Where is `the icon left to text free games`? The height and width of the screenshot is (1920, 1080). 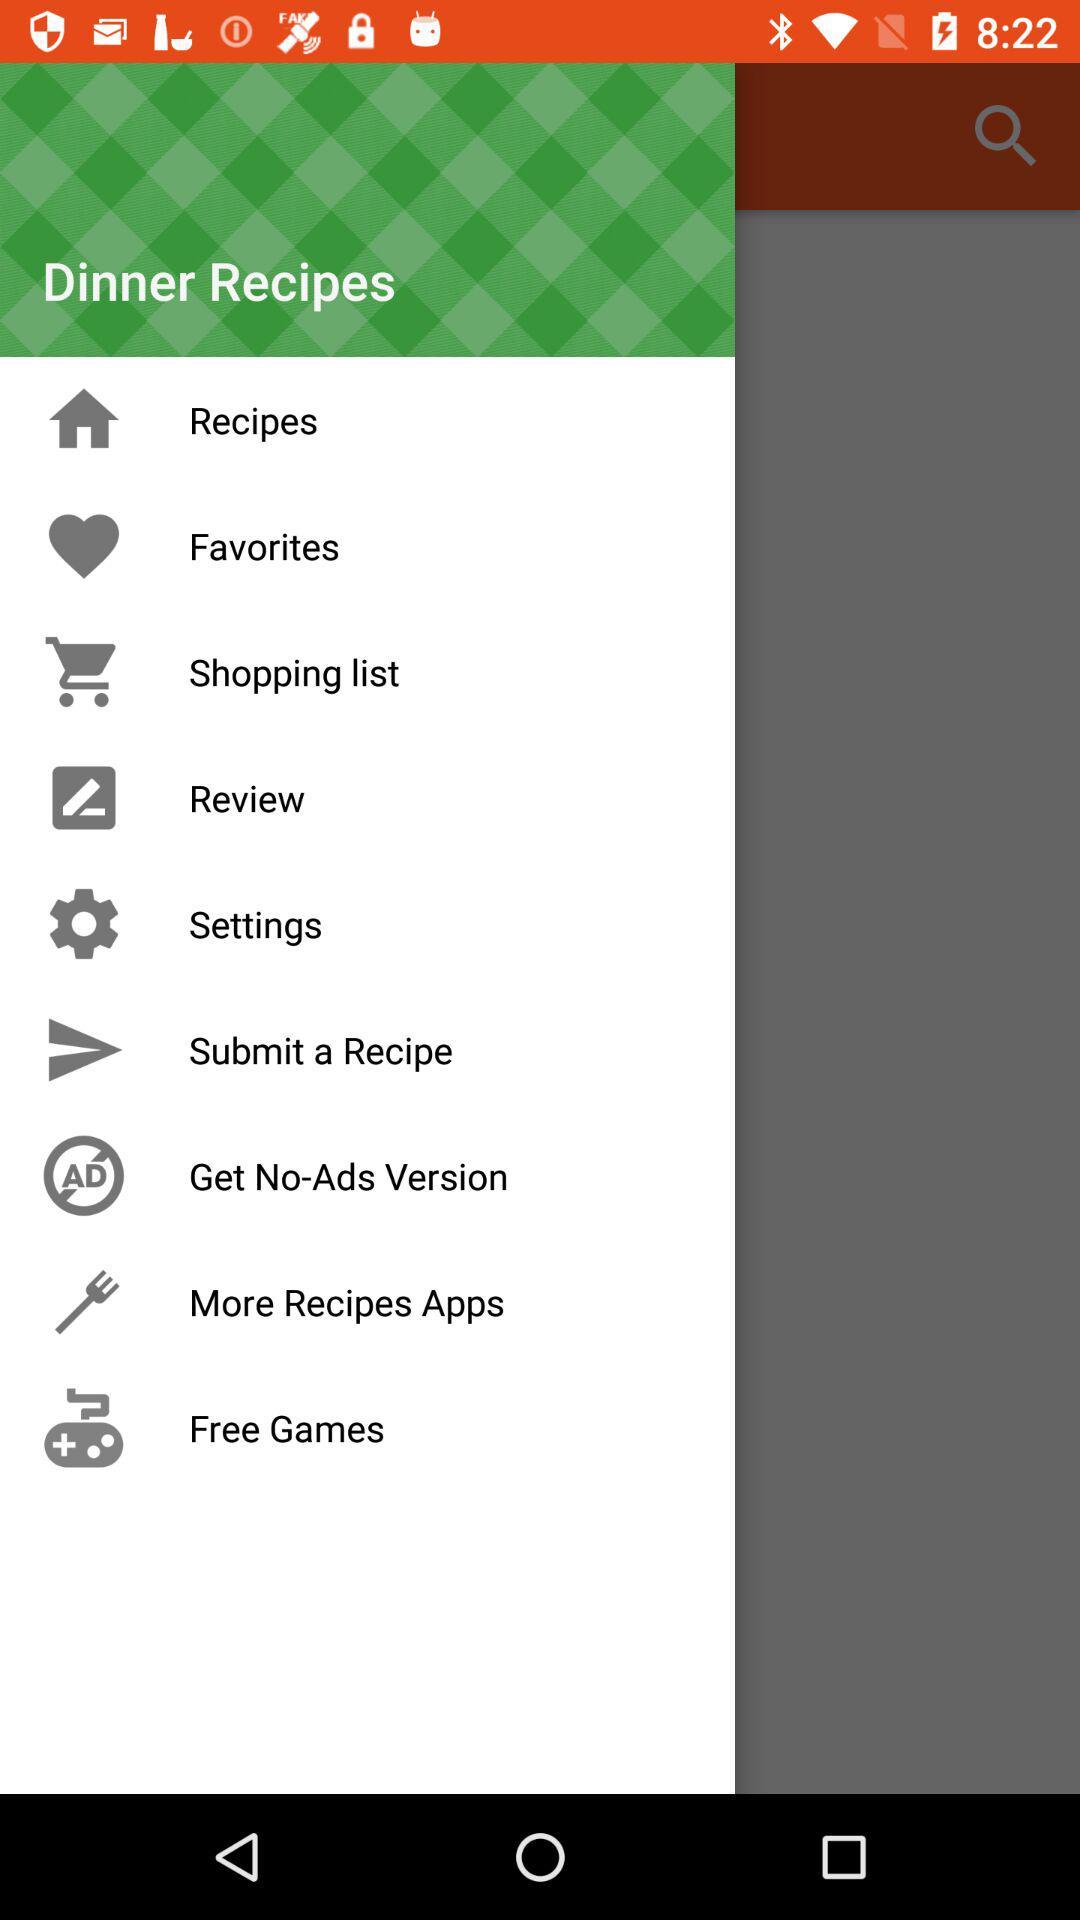
the icon left to text free games is located at coordinates (83, 1427).